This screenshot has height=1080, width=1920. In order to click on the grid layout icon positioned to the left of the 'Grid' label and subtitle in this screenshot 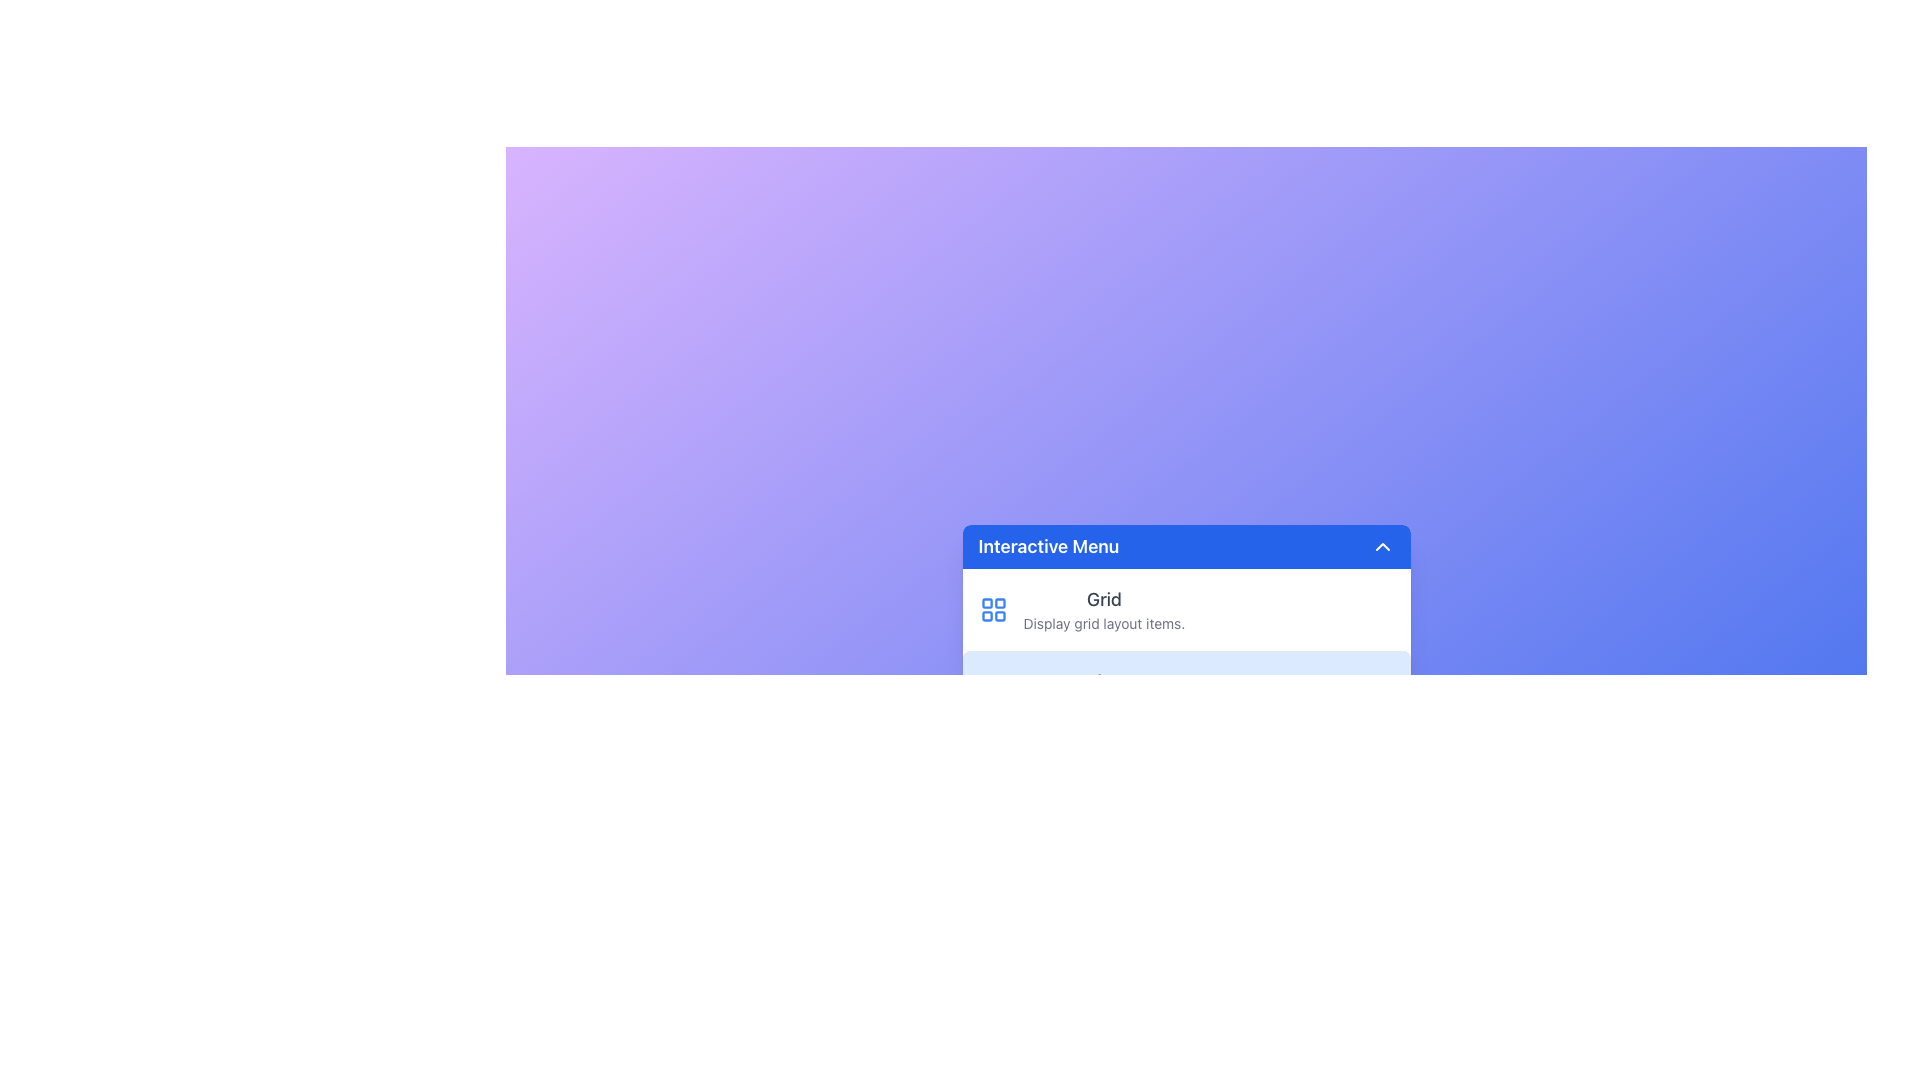, I will do `click(993, 608)`.